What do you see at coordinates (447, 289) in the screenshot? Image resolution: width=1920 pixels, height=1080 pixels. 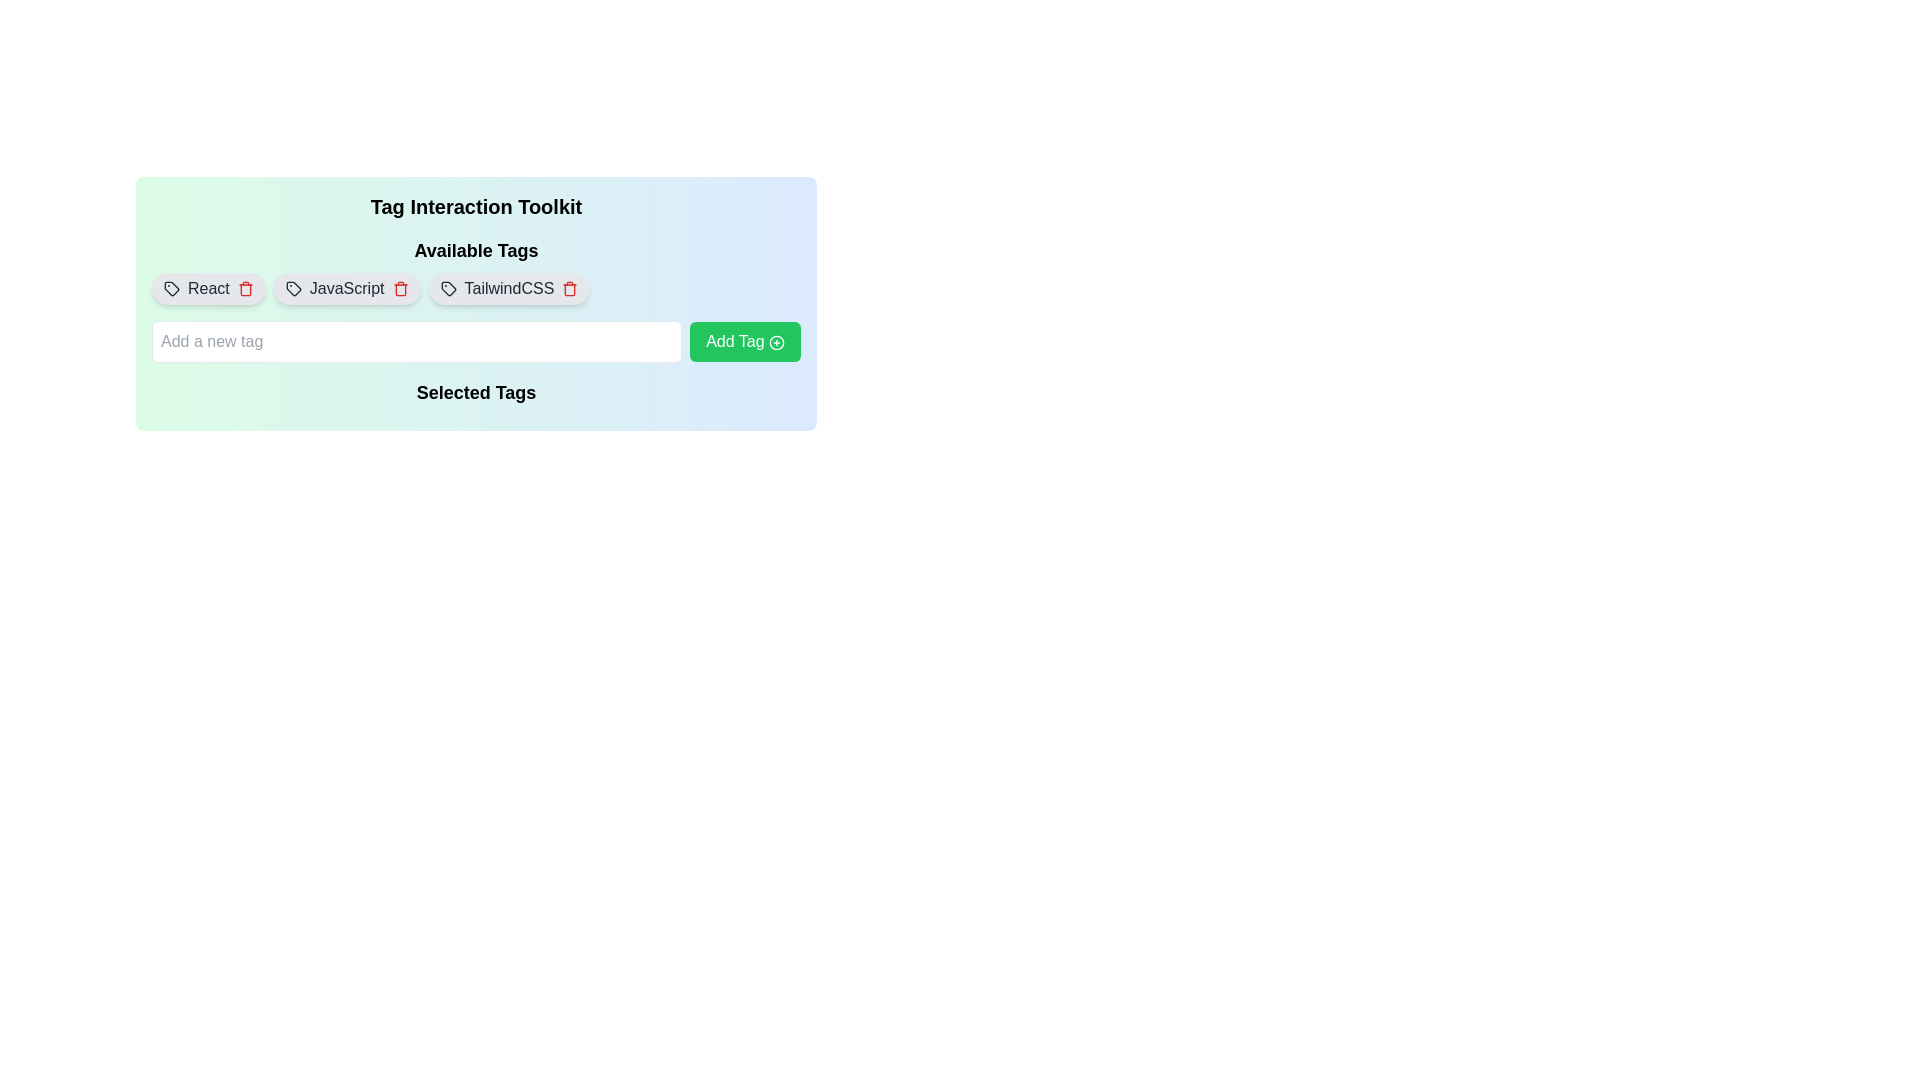 I see `the 'TailwindCSS' tag icon, which is the first element in the tag group under 'Available Tags'` at bounding box center [447, 289].